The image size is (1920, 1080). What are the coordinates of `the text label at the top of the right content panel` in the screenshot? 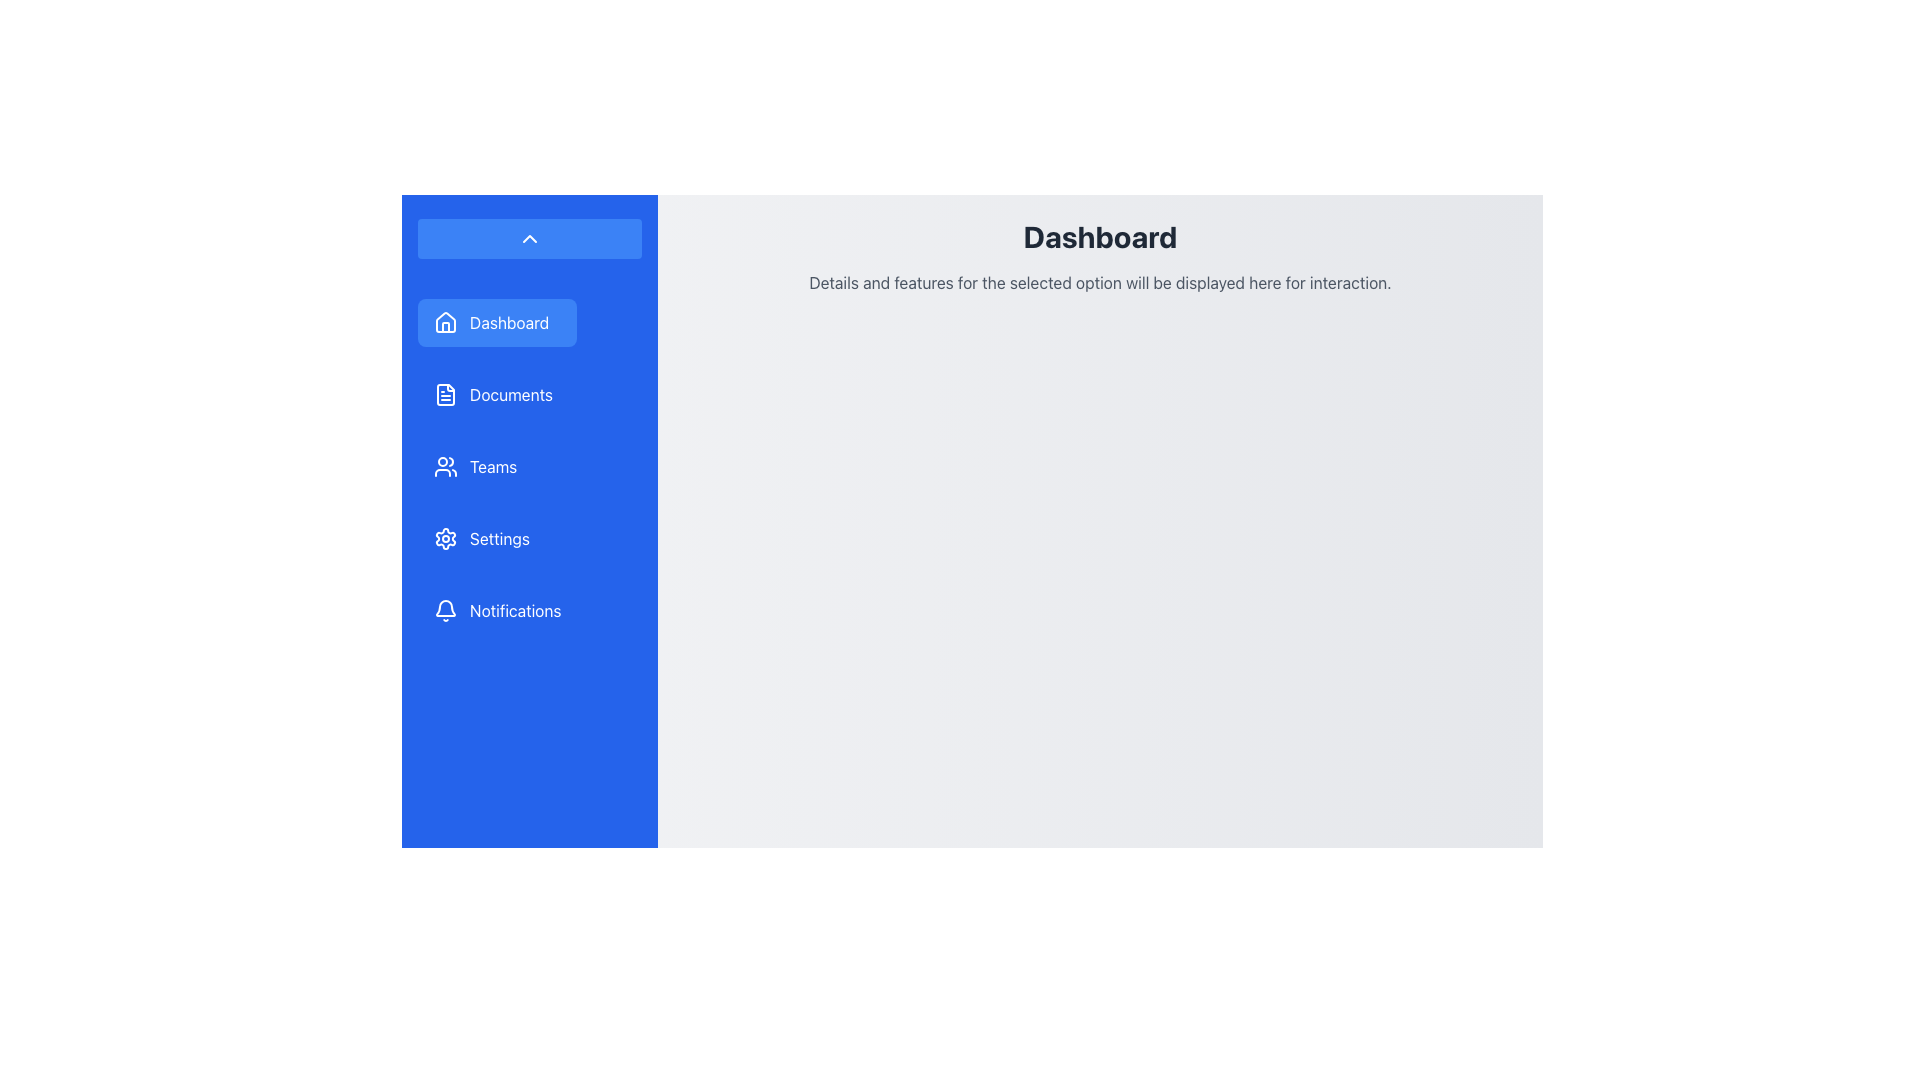 It's located at (1099, 235).